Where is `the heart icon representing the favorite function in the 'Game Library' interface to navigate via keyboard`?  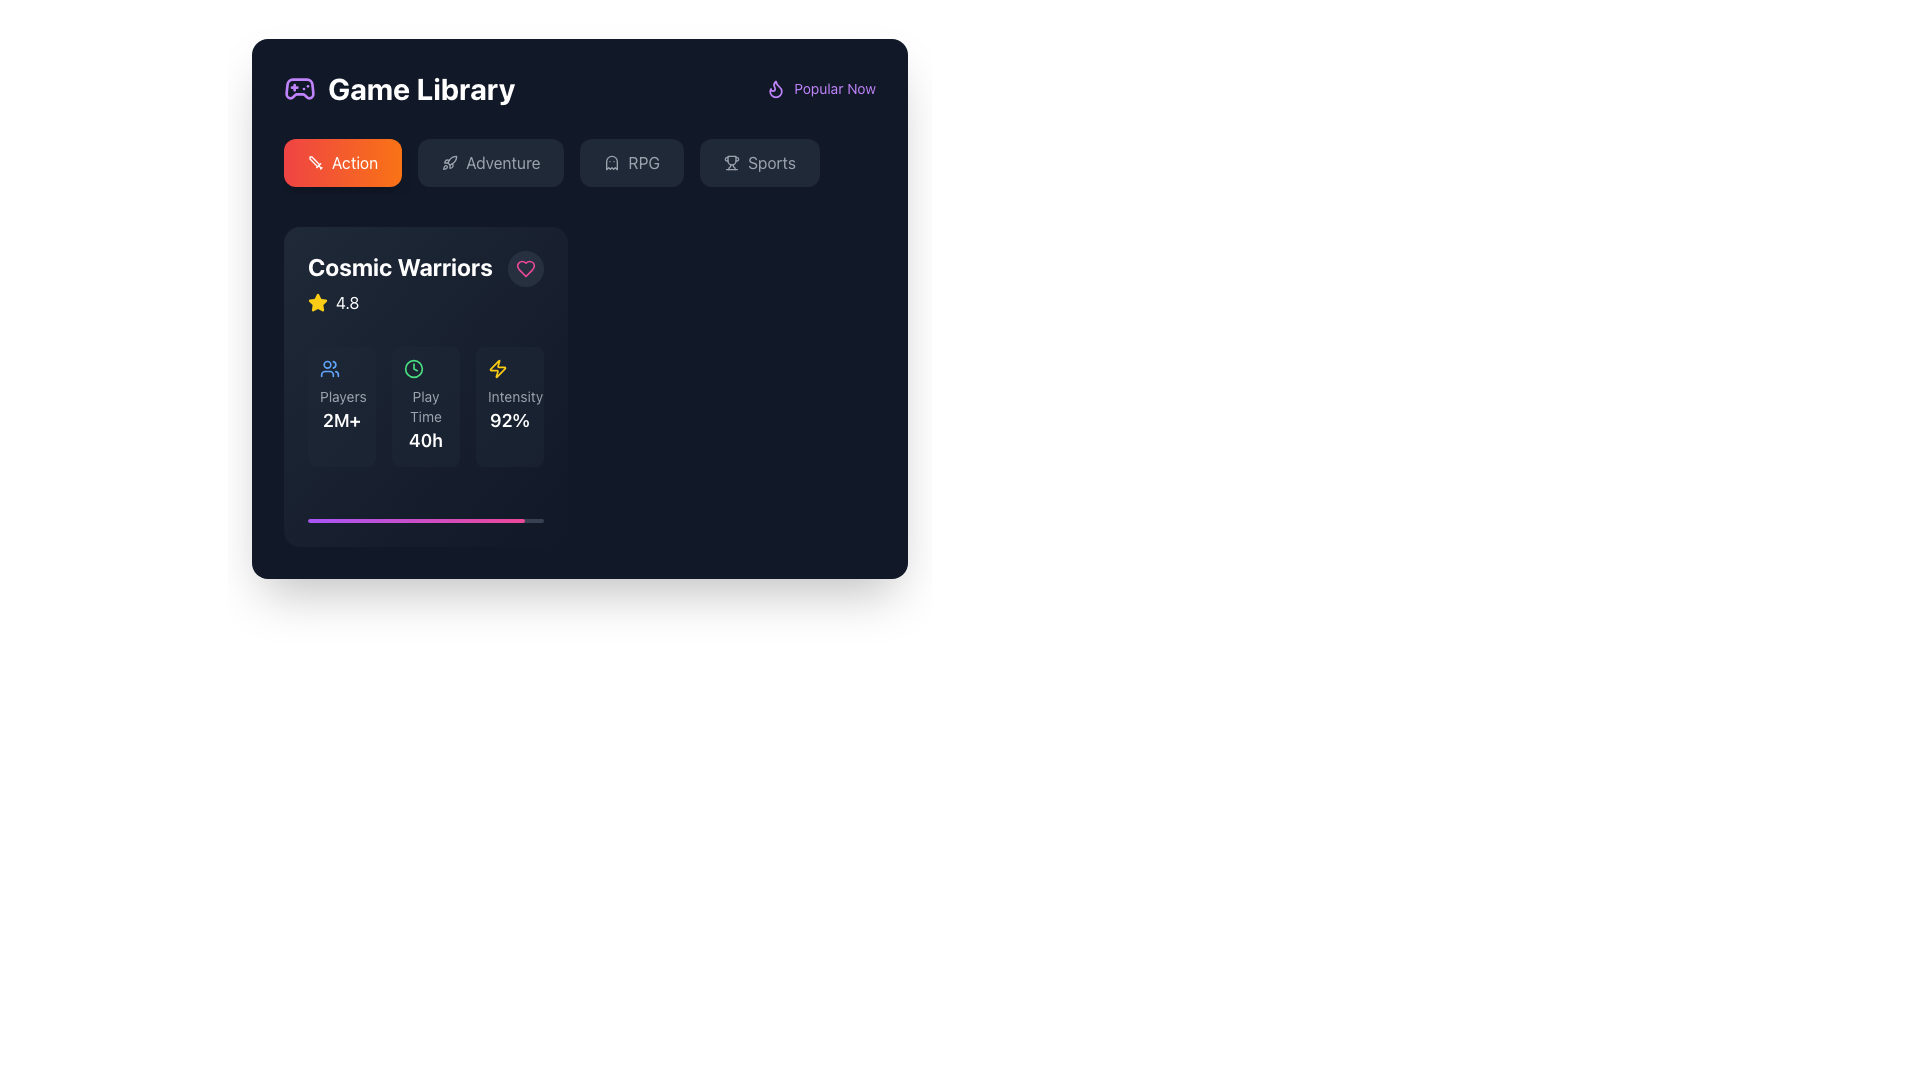
the heart icon representing the favorite function in the 'Game Library' interface to navigate via keyboard is located at coordinates (526, 268).